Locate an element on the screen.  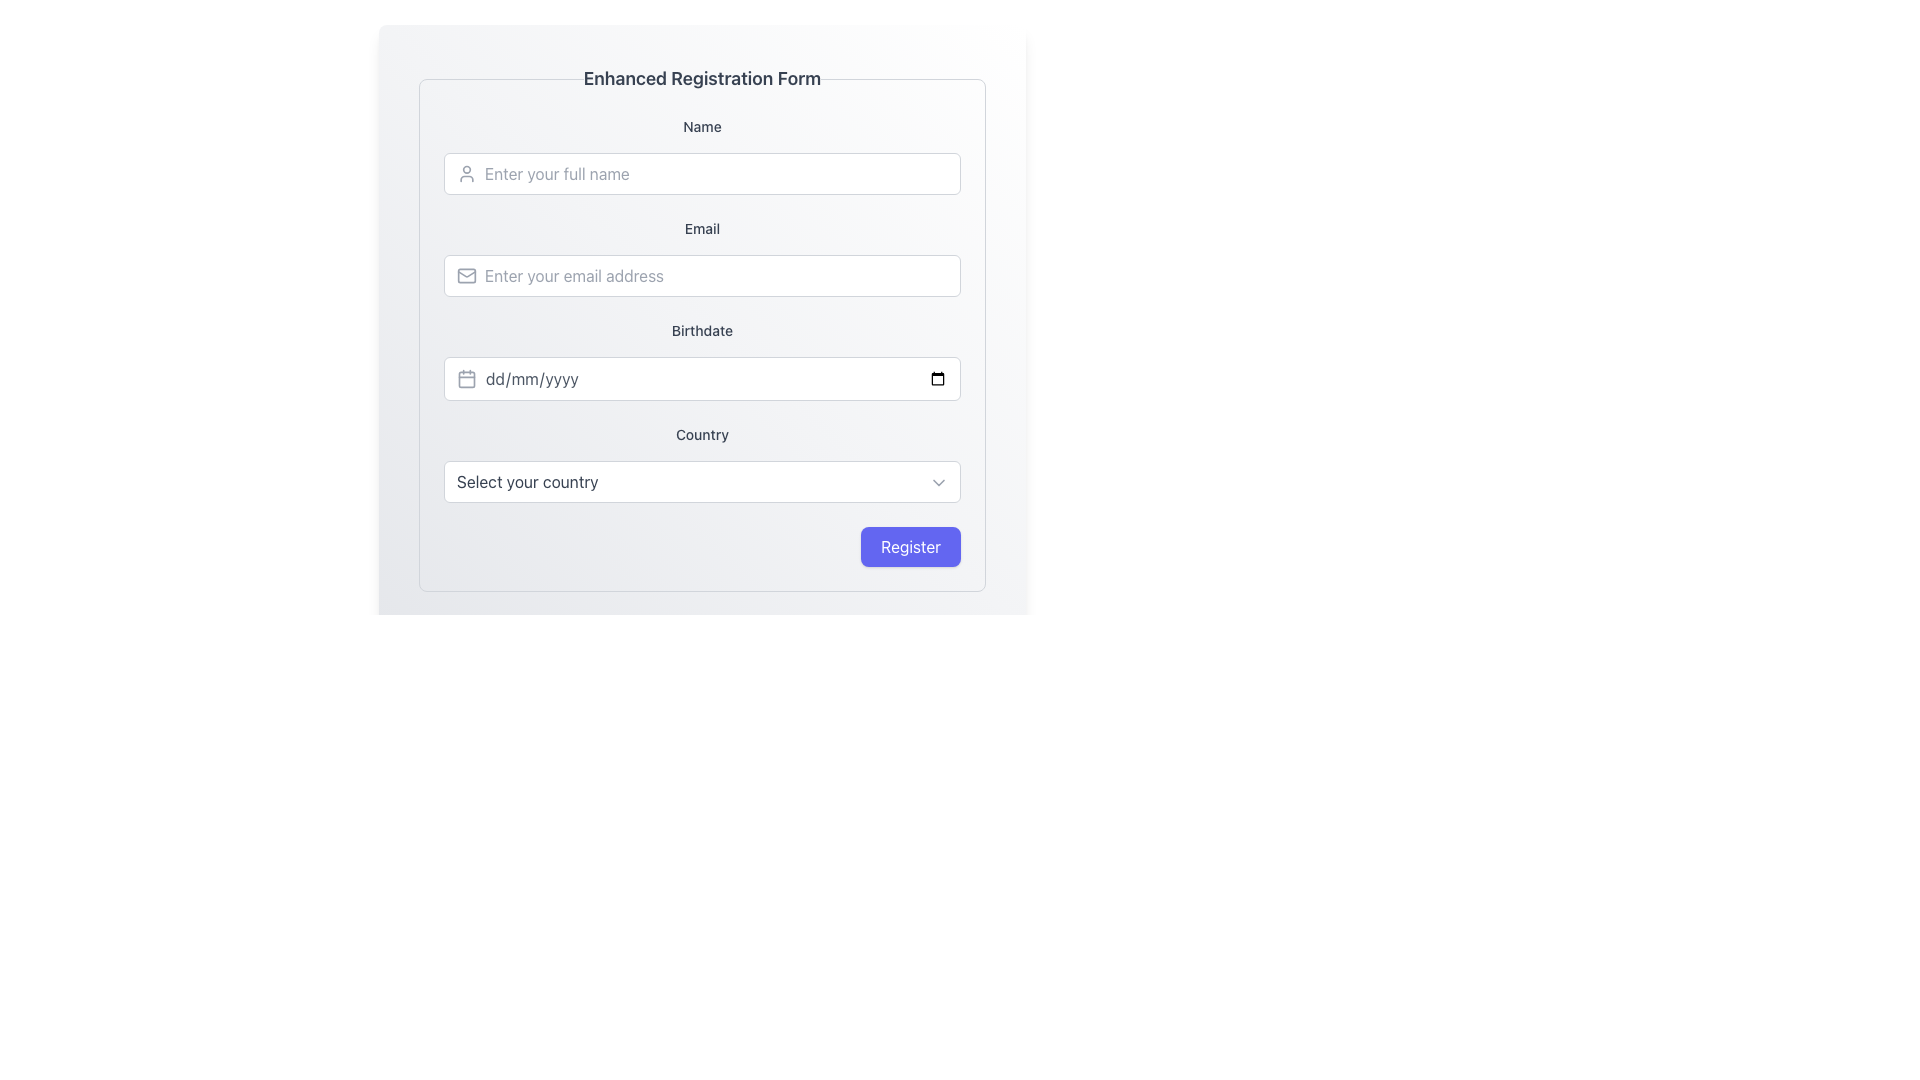
the dropdown menu labeled 'Select your country' by tabbing to it is located at coordinates (702, 482).